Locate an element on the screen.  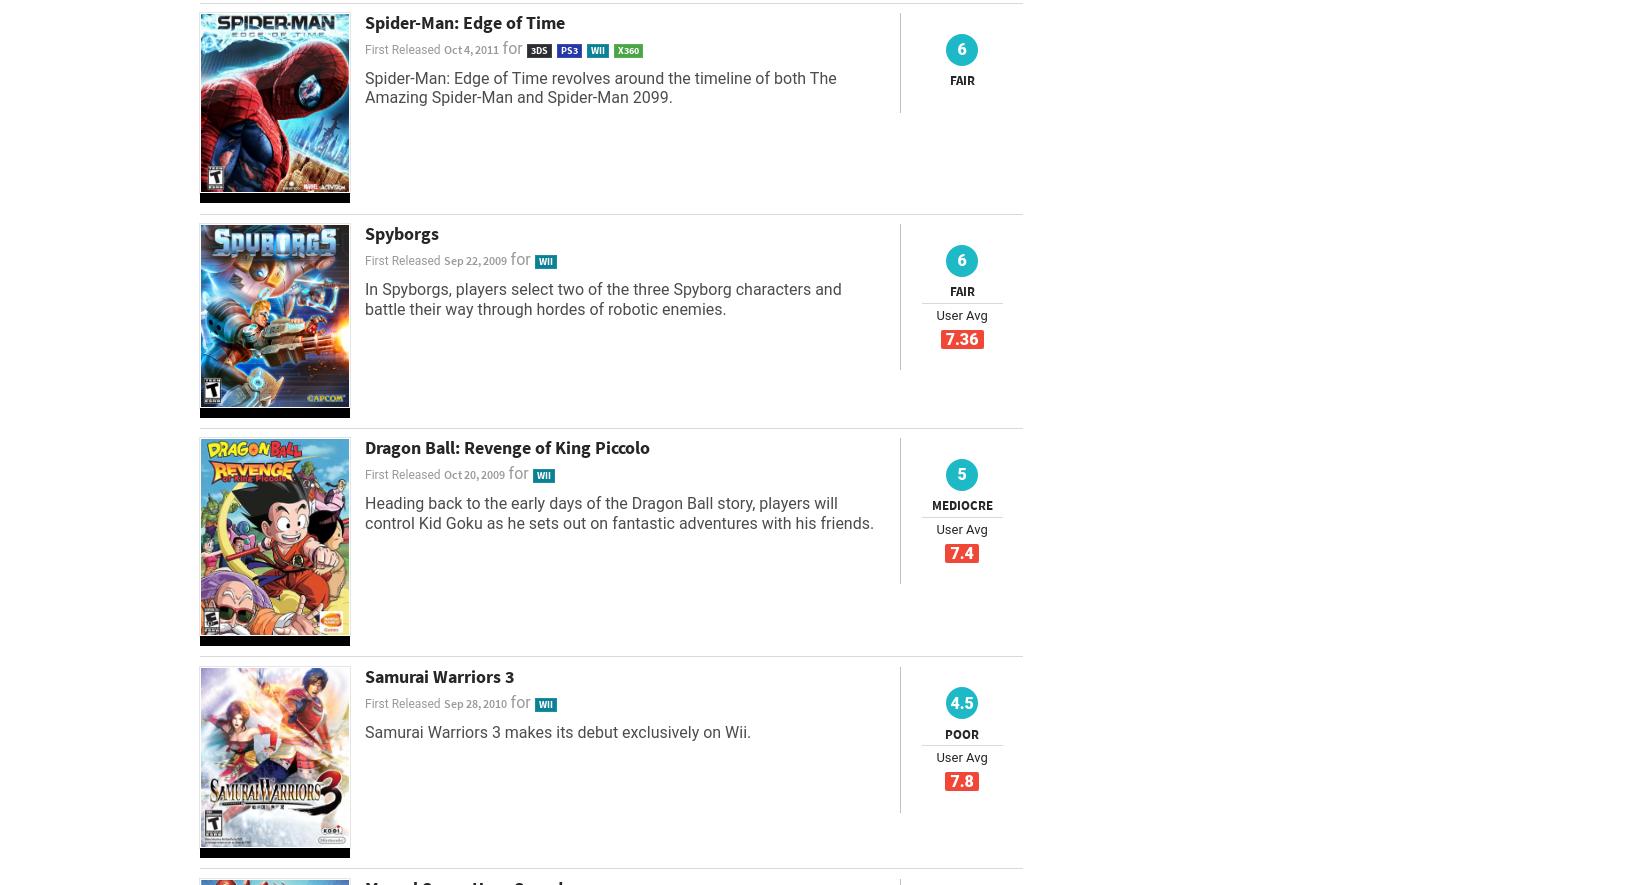
'3DS' is located at coordinates (528, 48).